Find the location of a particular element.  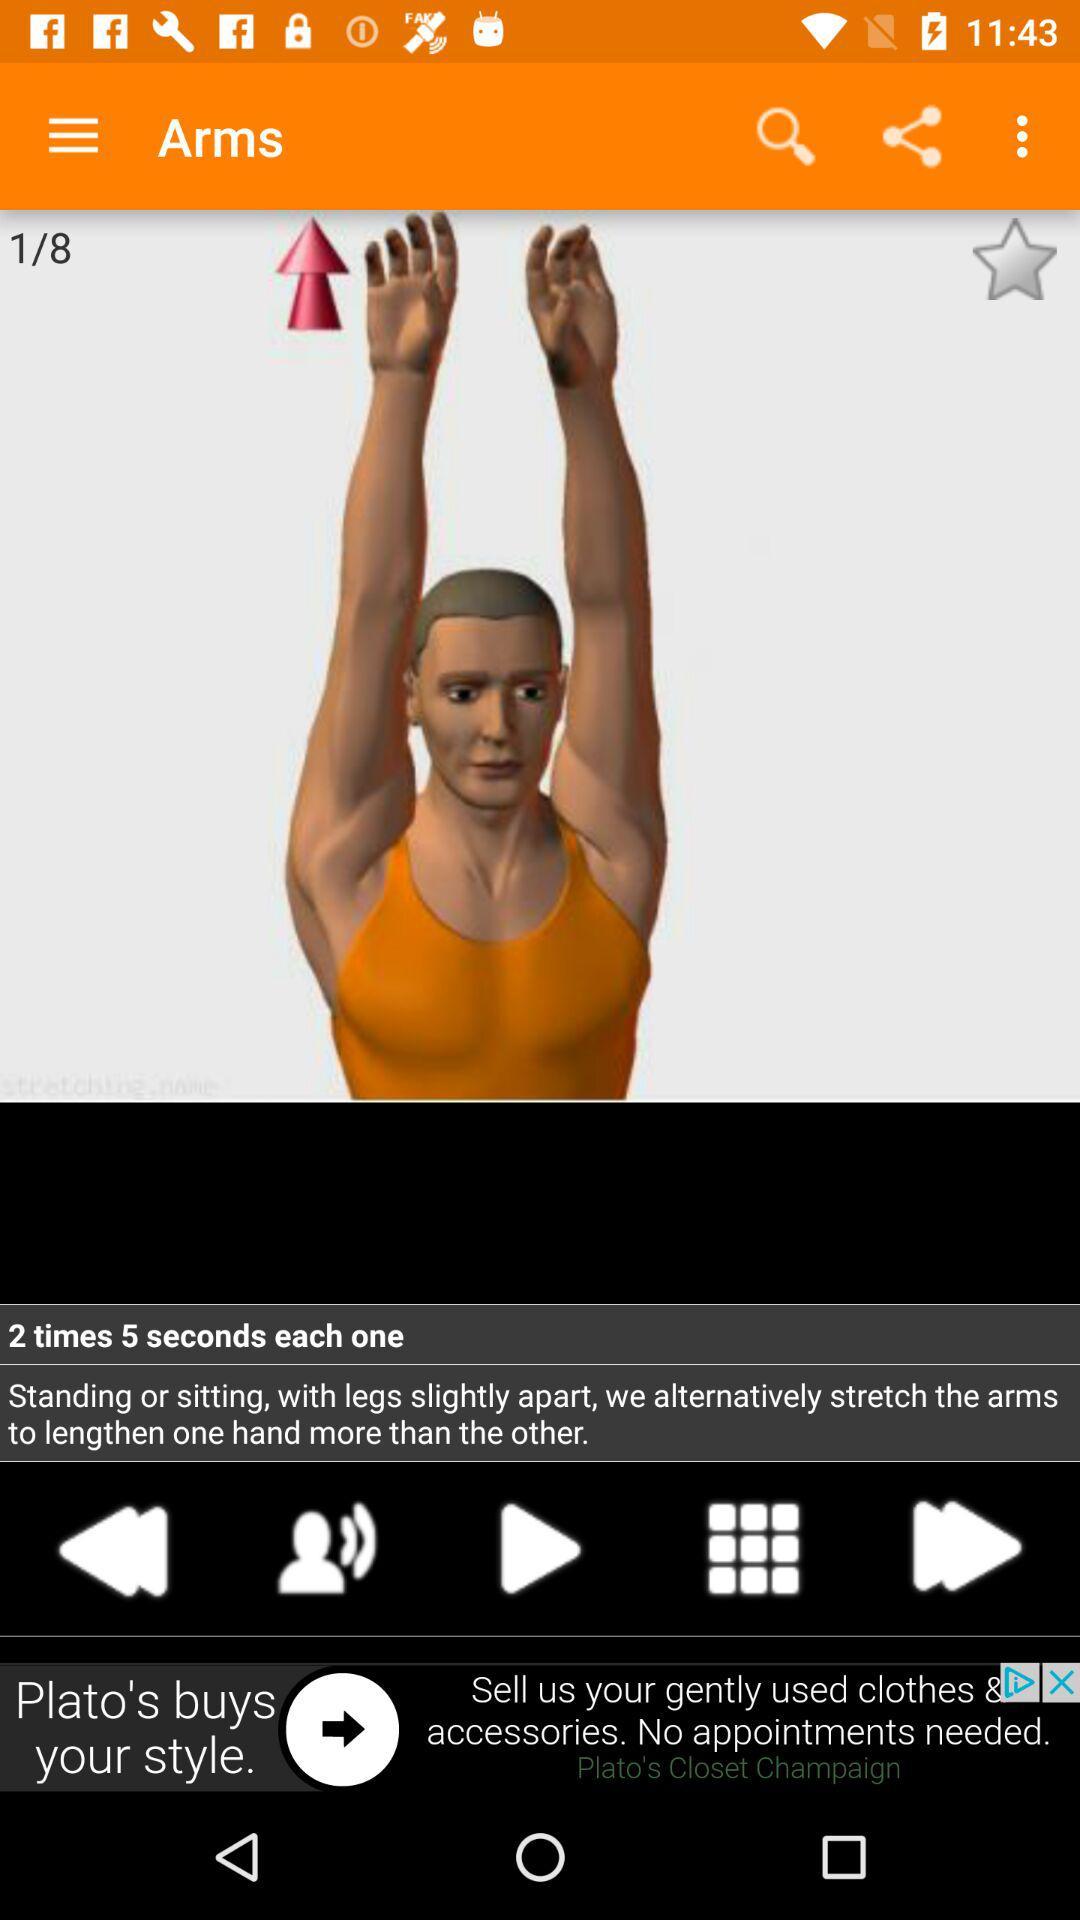

the dialpad icon is located at coordinates (753, 1547).